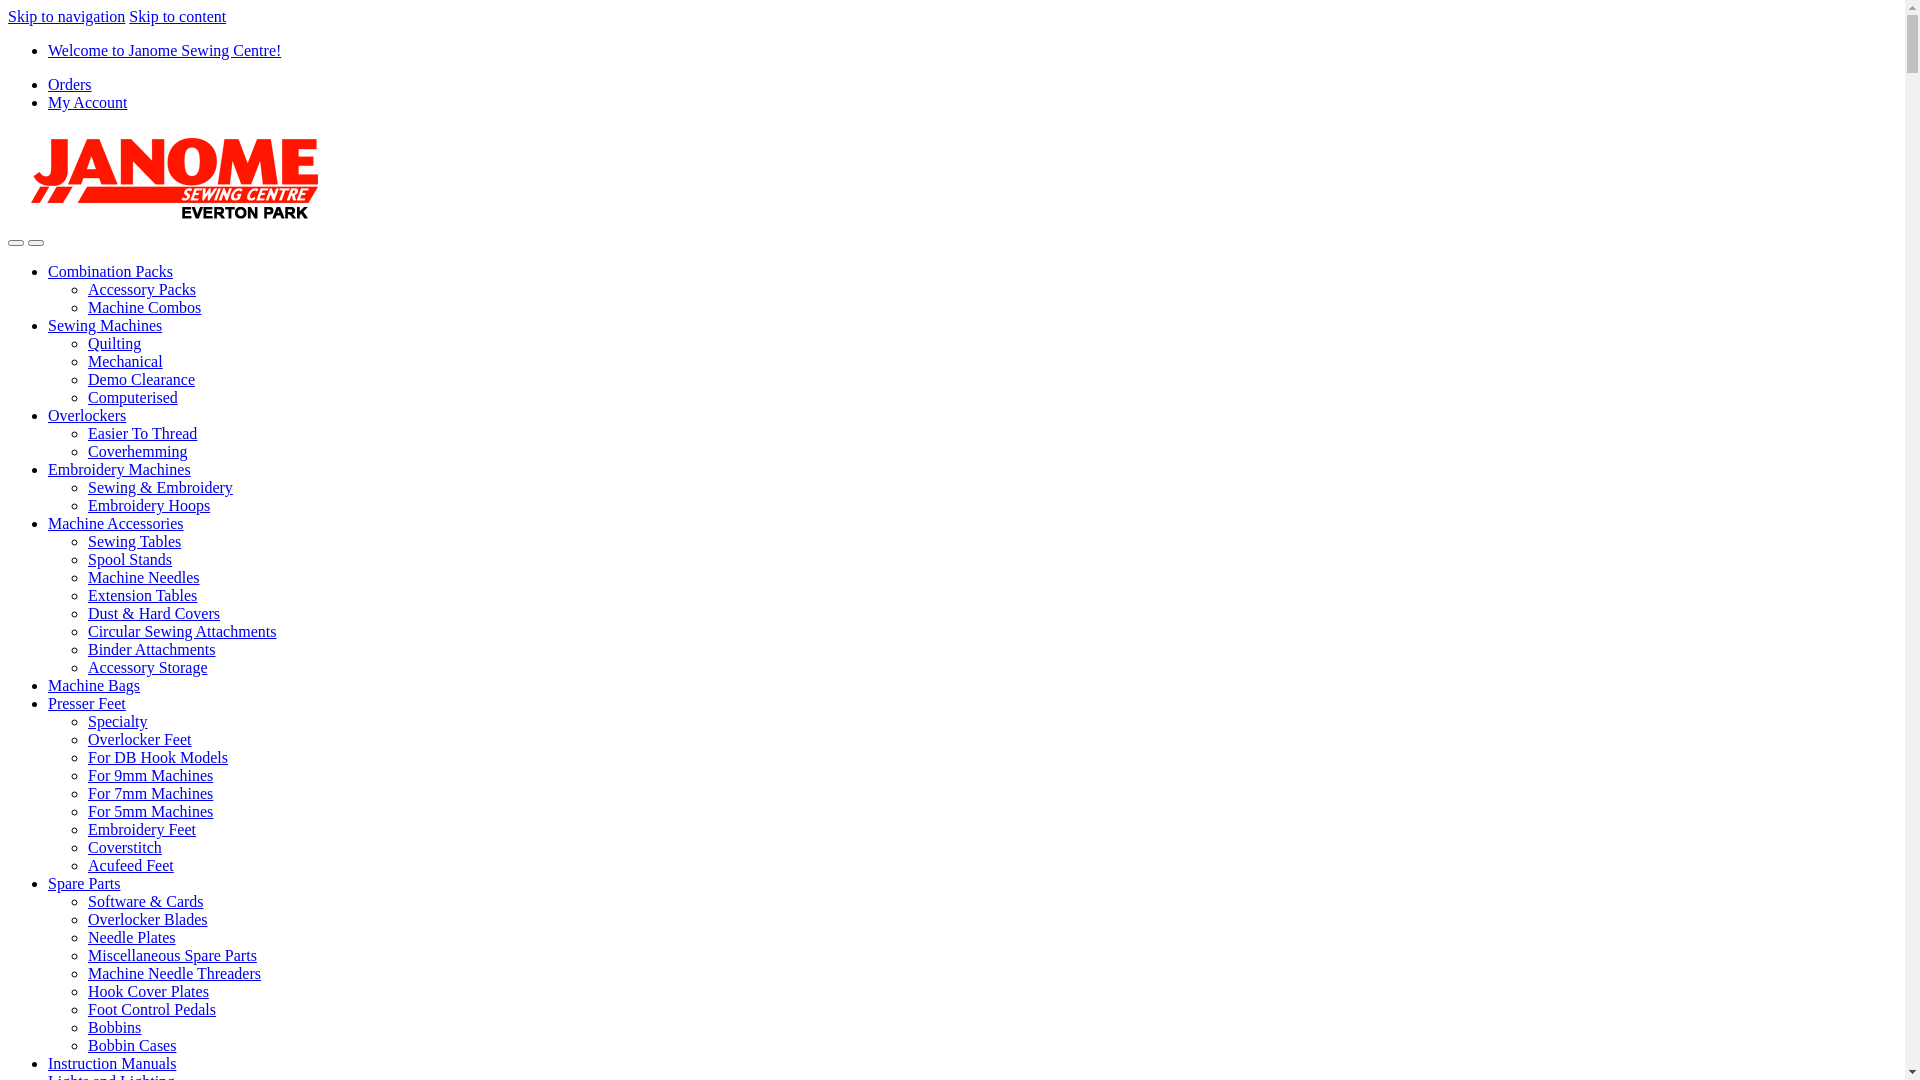 This screenshot has height=1080, width=1920. I want to click on 'Embroidery Machines', so click(118, 469).